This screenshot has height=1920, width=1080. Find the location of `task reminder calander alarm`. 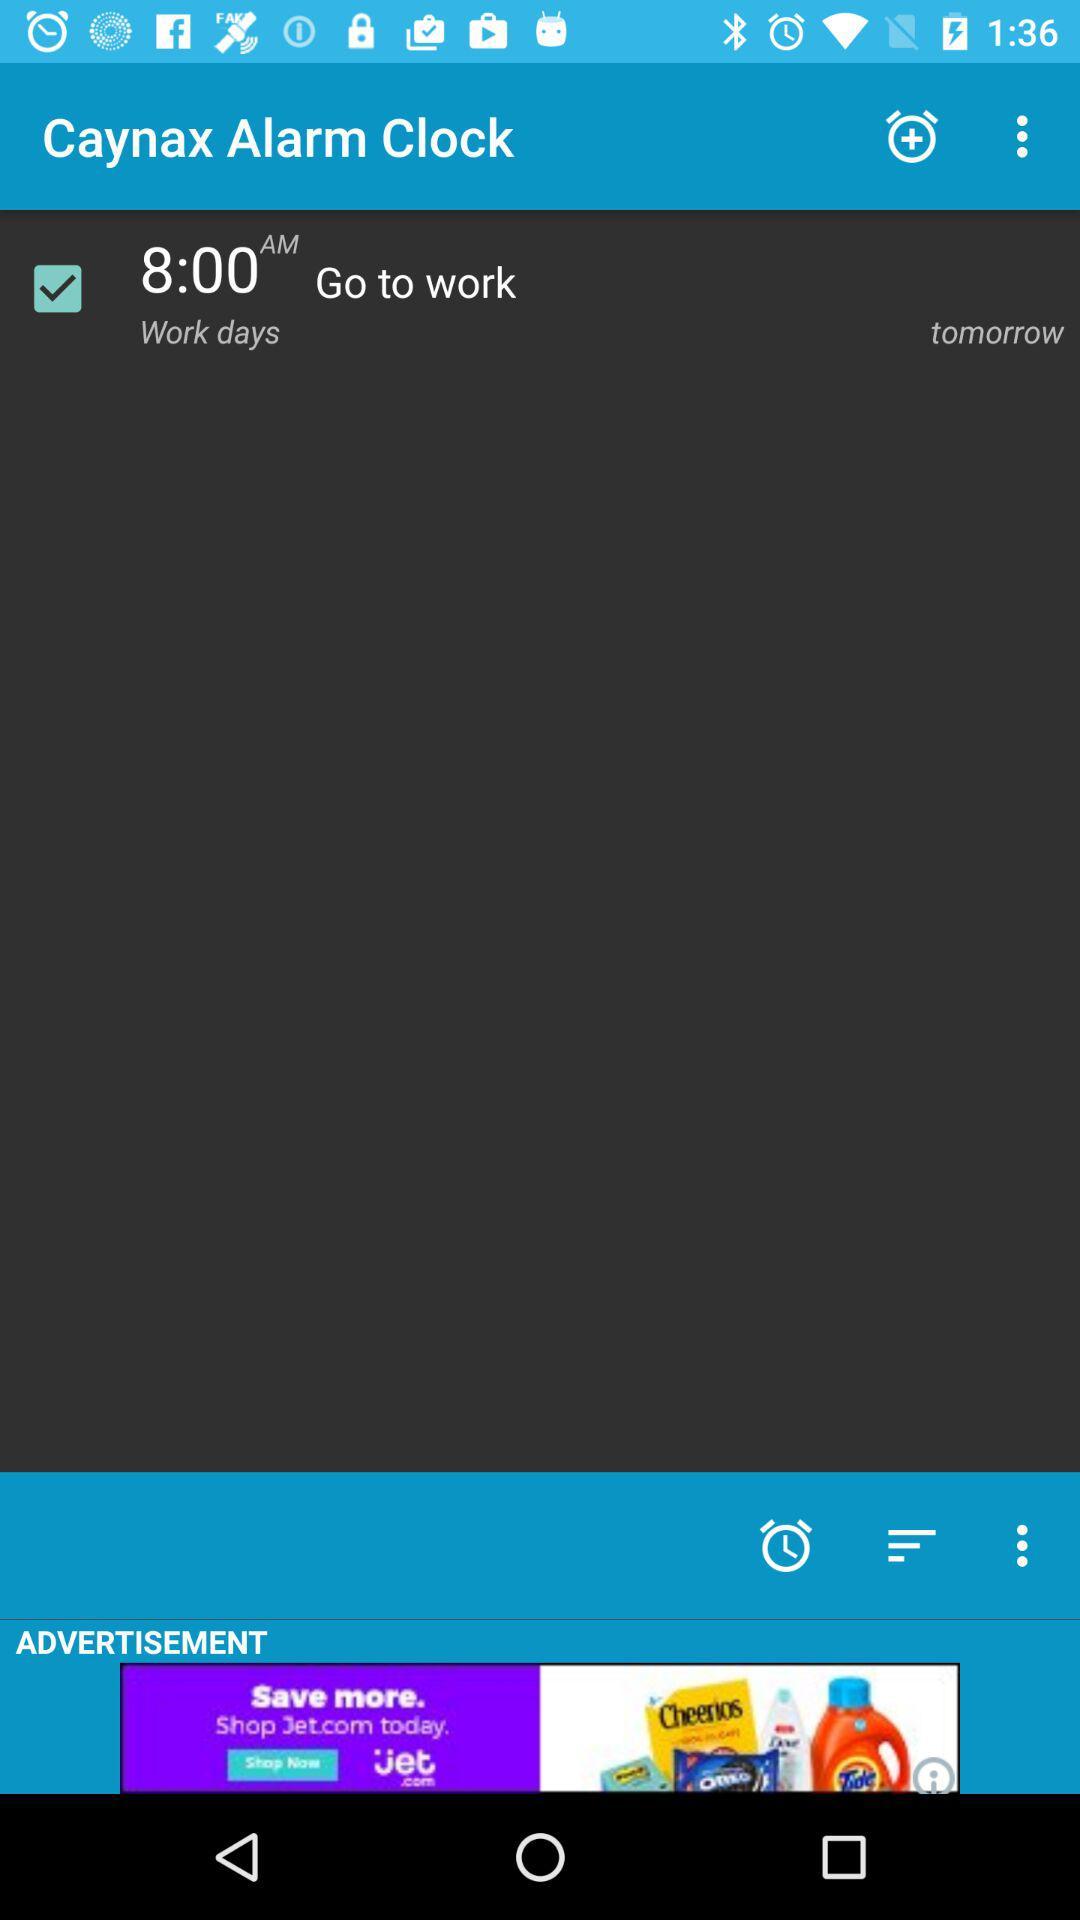

task reminder calander alarm is located at coordinates (69, 287).